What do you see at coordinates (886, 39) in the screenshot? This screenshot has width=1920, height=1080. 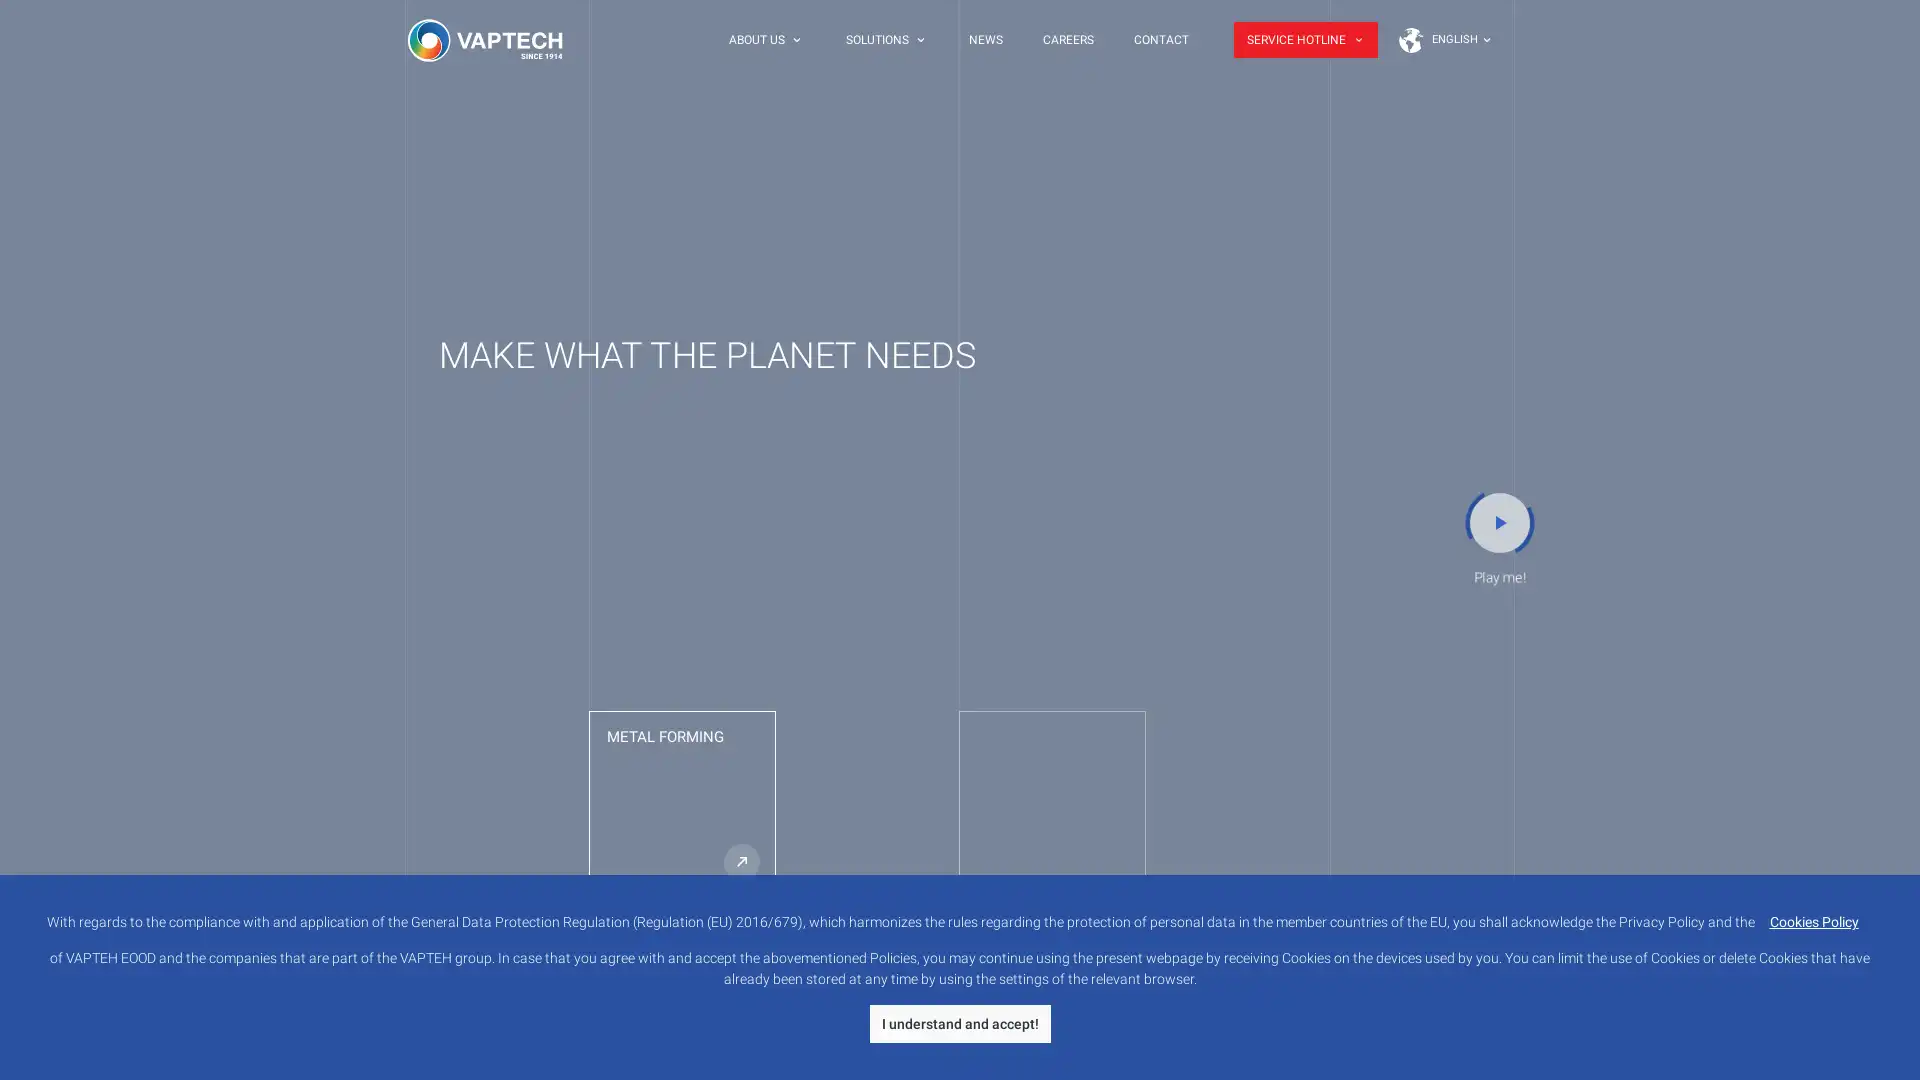 I see `SOLUTIONS keyboard_arrow_down` at bounding box center [886, 39].